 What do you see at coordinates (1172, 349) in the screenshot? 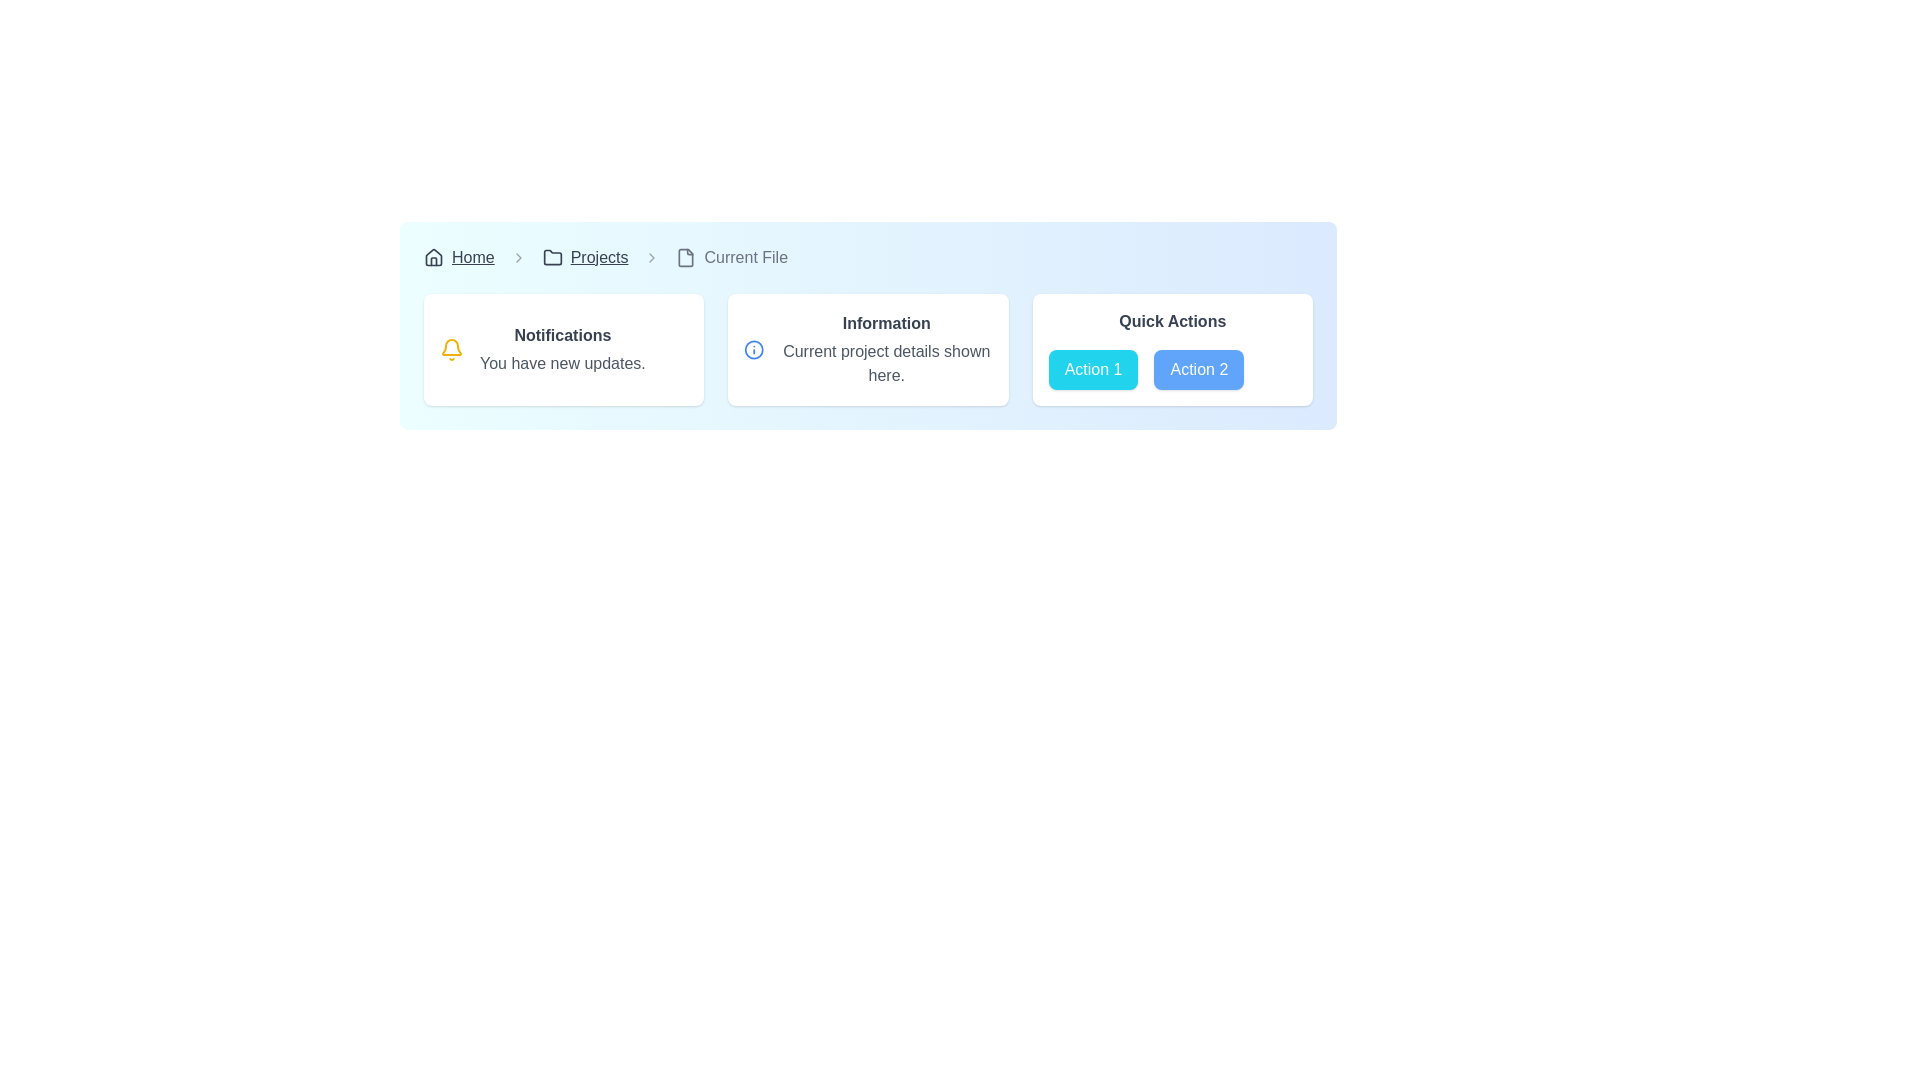
I see `the button labeled 'Action 2' in the third panel of the quick action section, which is located on the rightmost side of a row containing similar panels` at bounding box center [1172, 349].